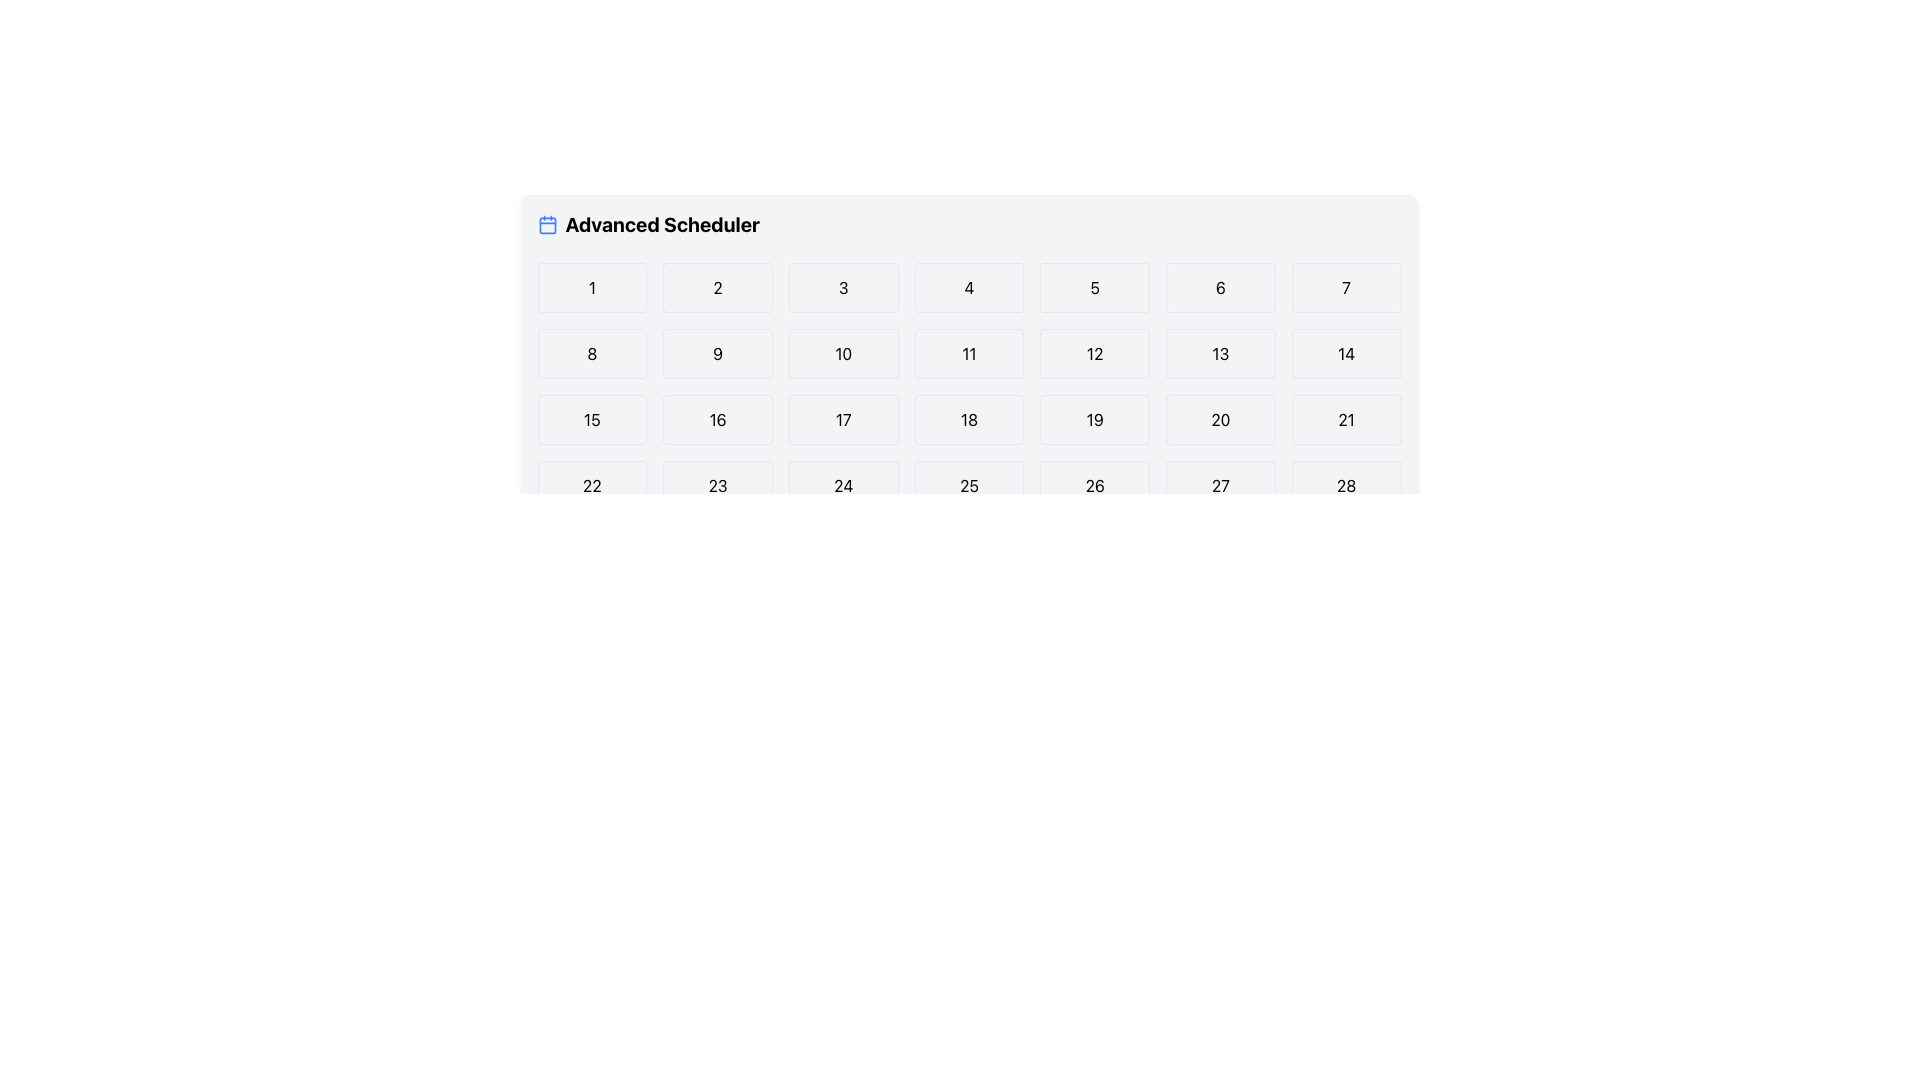 The height and width of the screenshot is (1080, 1920). Describe the element at coordinates (591, 419) in the screenshot. I see `the button displaying the number '15' to change its background color` at that location.